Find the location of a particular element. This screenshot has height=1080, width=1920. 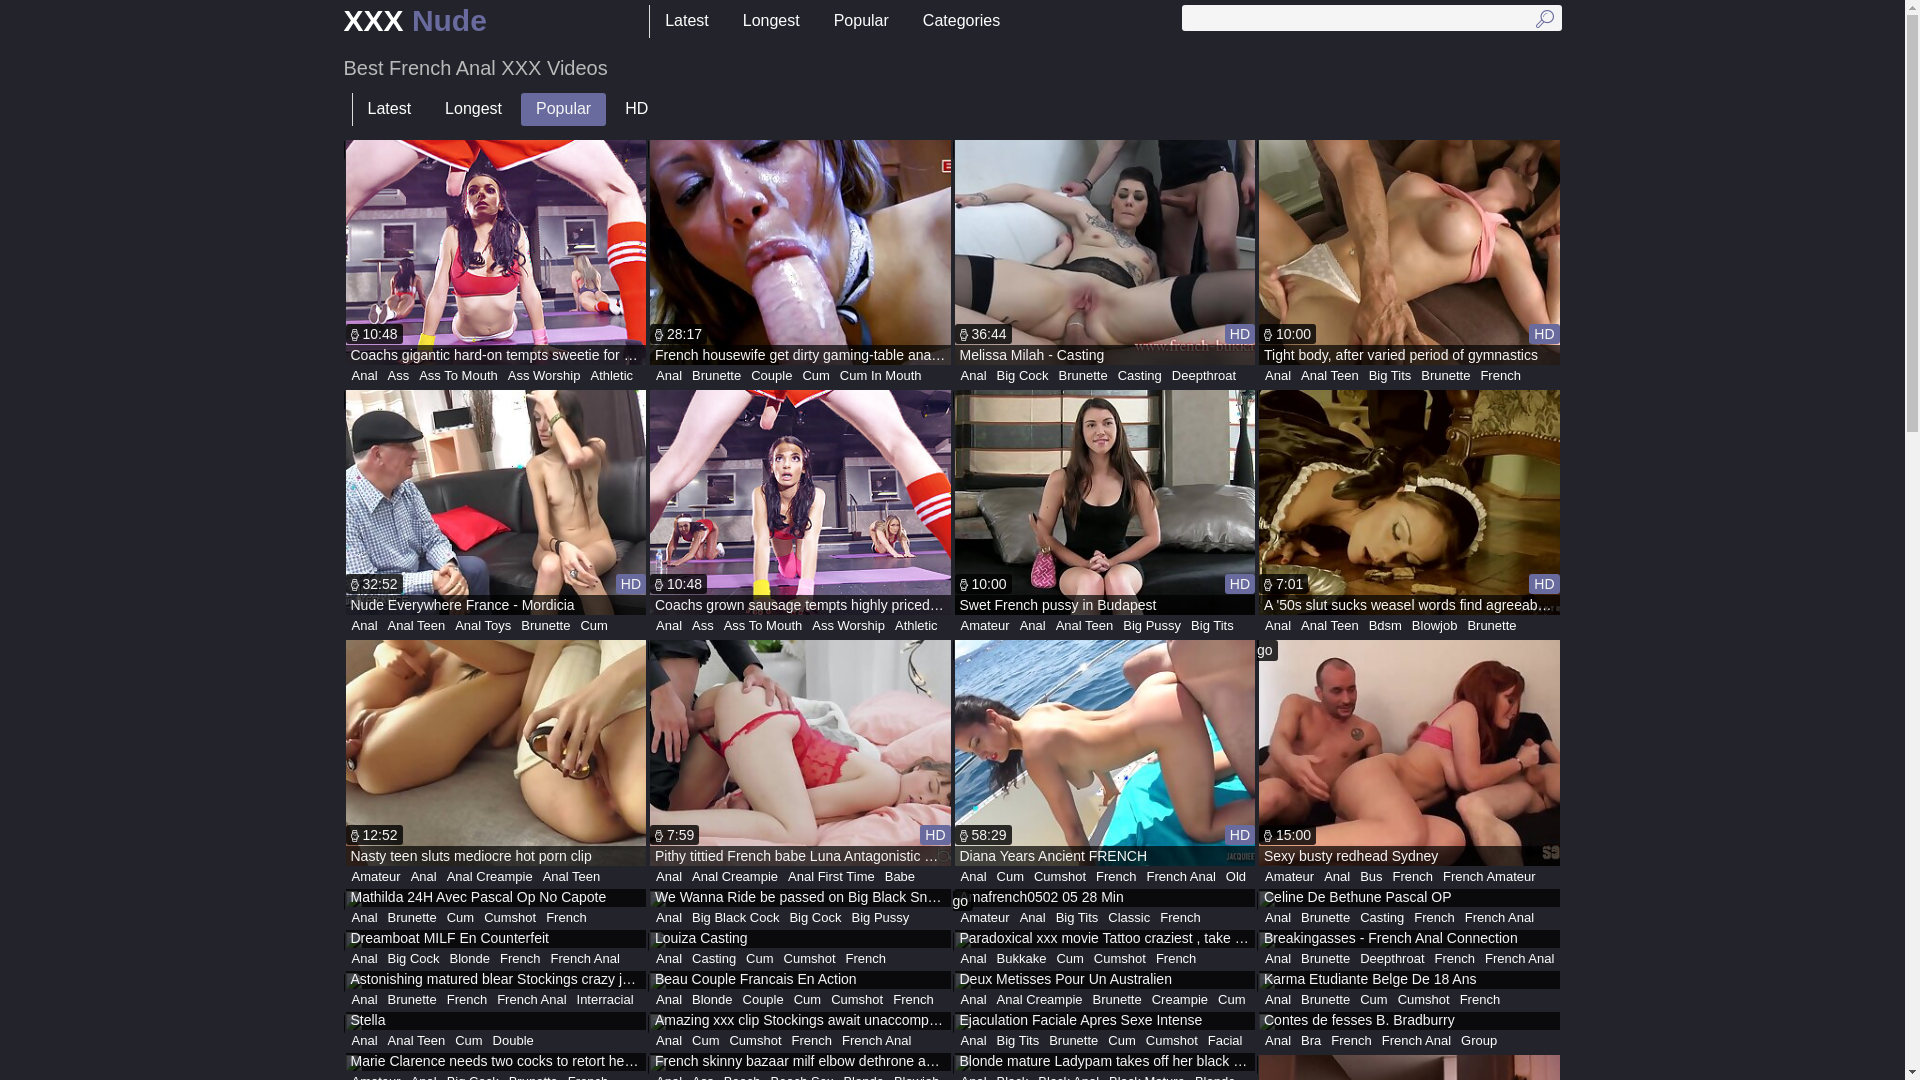

'Classic' is located at coordinates (1128, 918).